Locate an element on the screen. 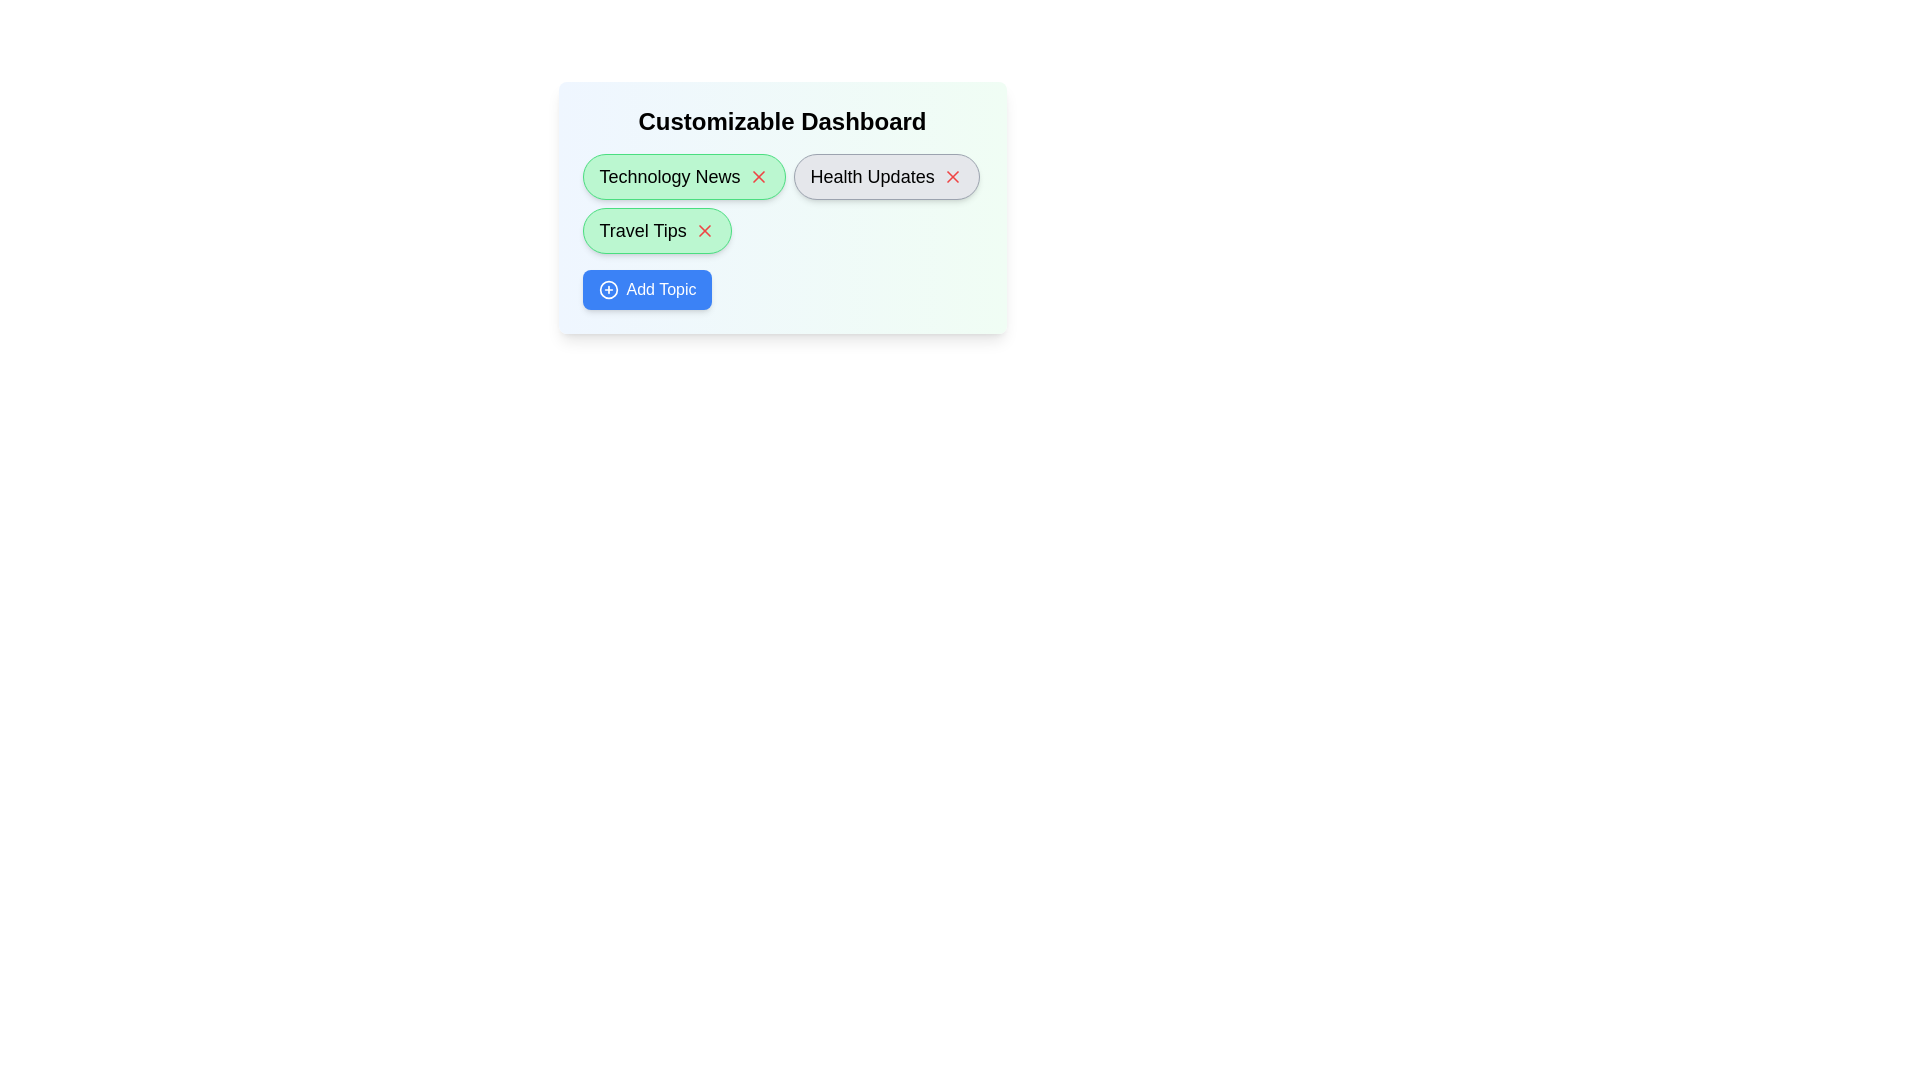  the 'X' button next to the topic named Travel Tips to remove it is located at coordinates (704, 230).